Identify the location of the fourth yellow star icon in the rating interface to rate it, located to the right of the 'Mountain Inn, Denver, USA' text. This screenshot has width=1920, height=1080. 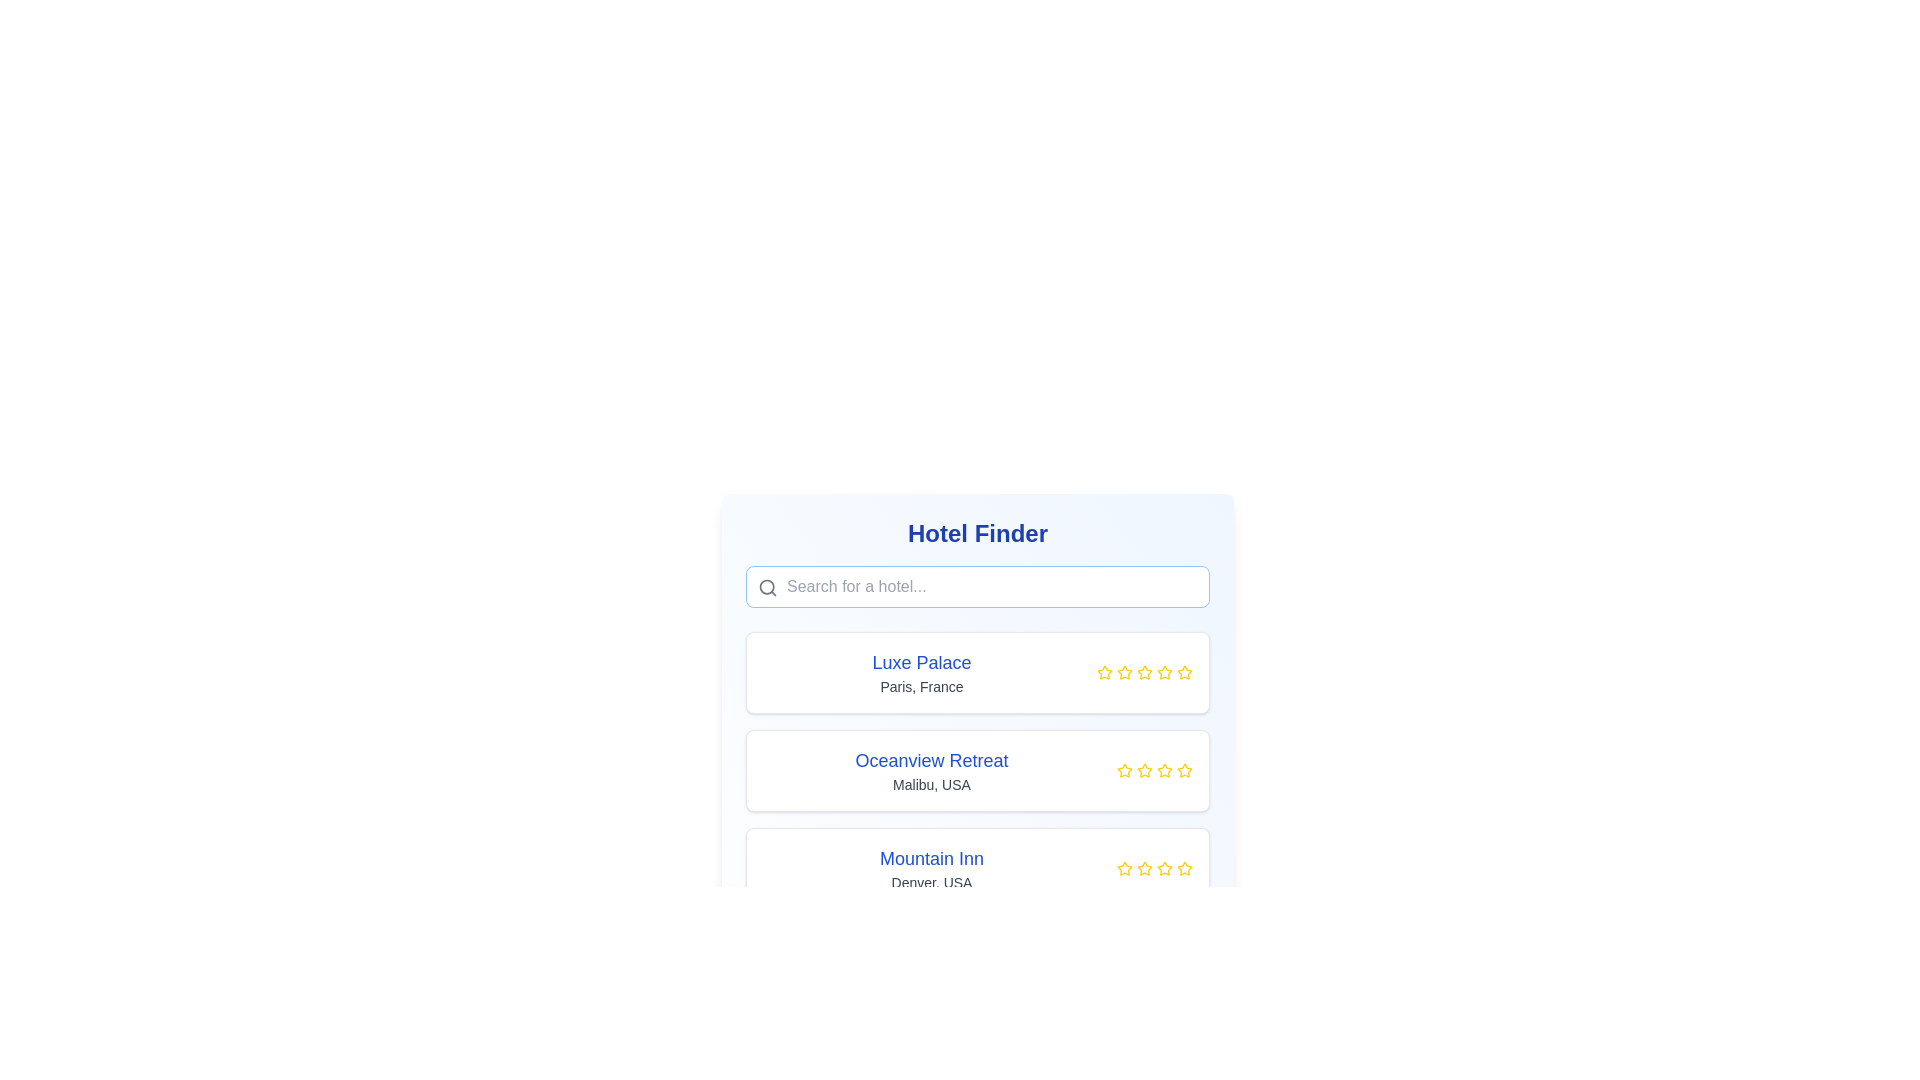
(1165, 867).